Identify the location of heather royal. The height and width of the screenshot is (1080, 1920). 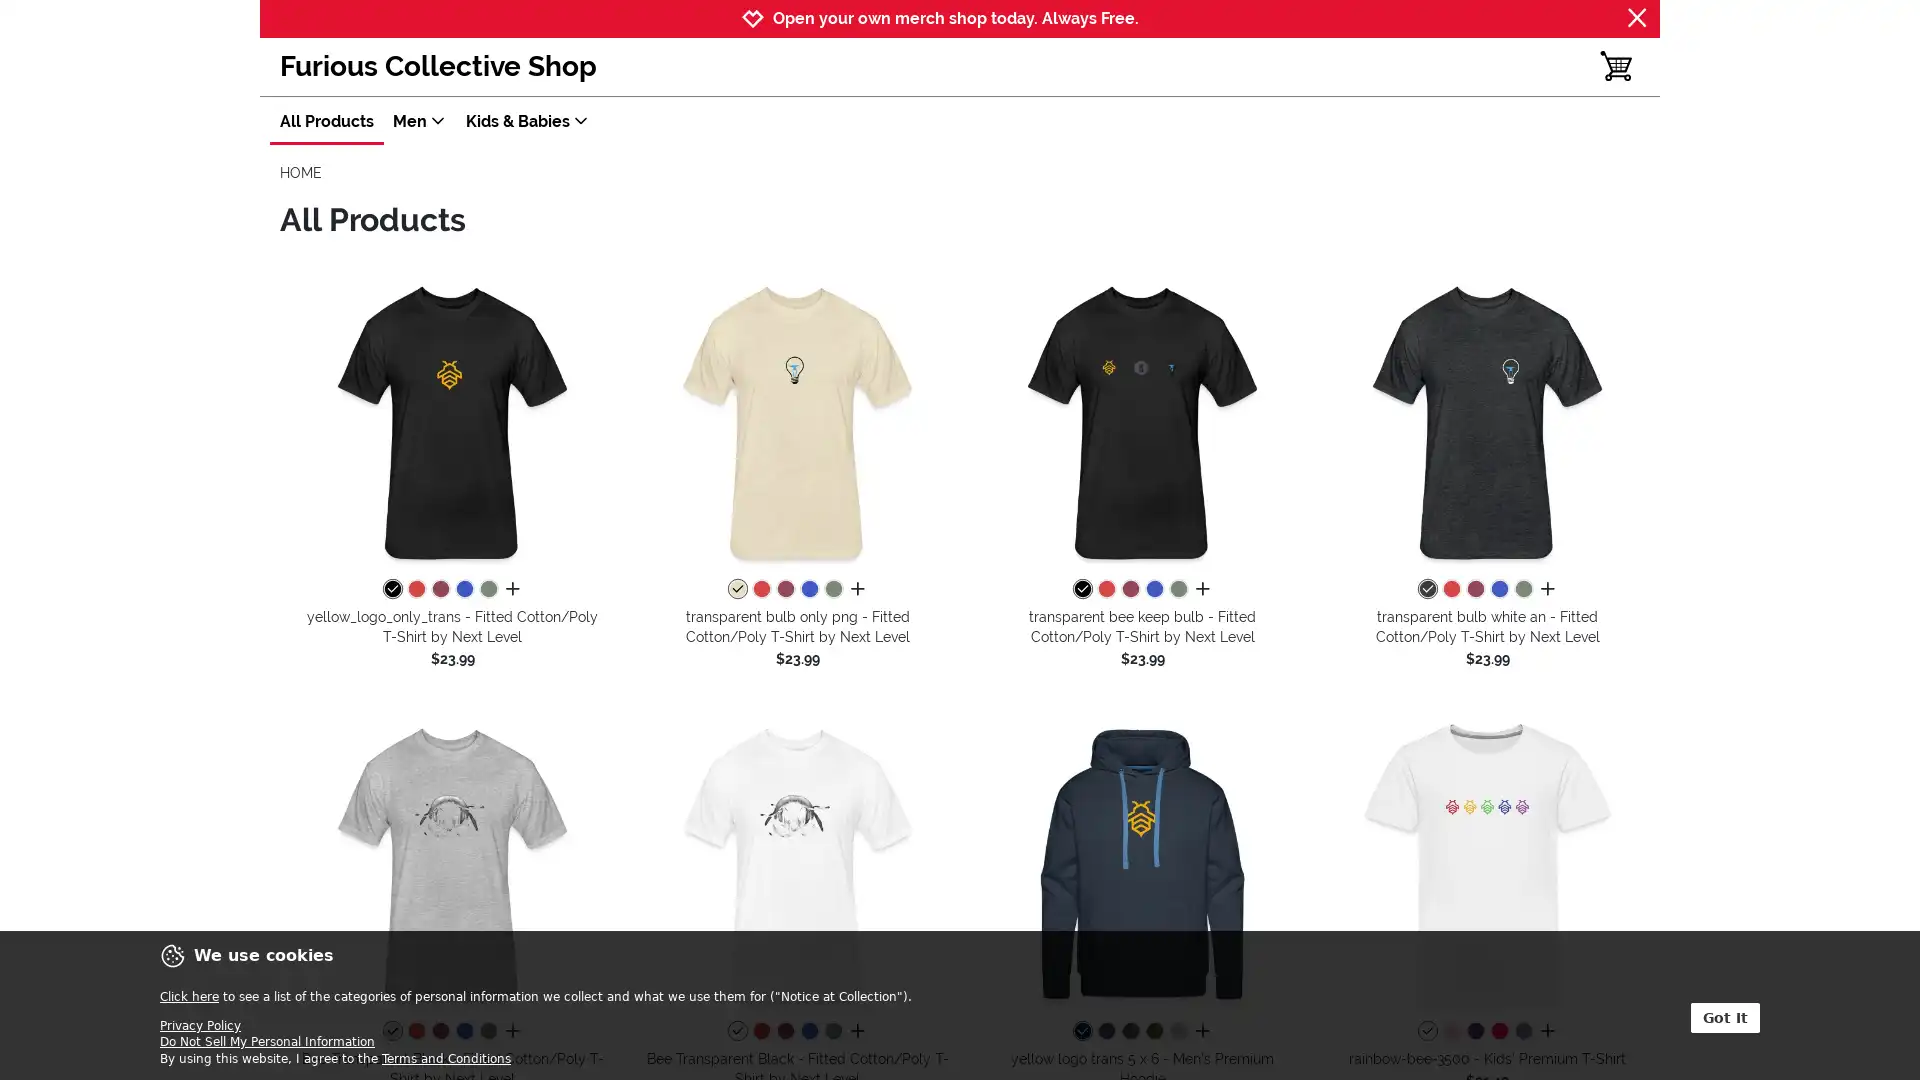
(809, 589).